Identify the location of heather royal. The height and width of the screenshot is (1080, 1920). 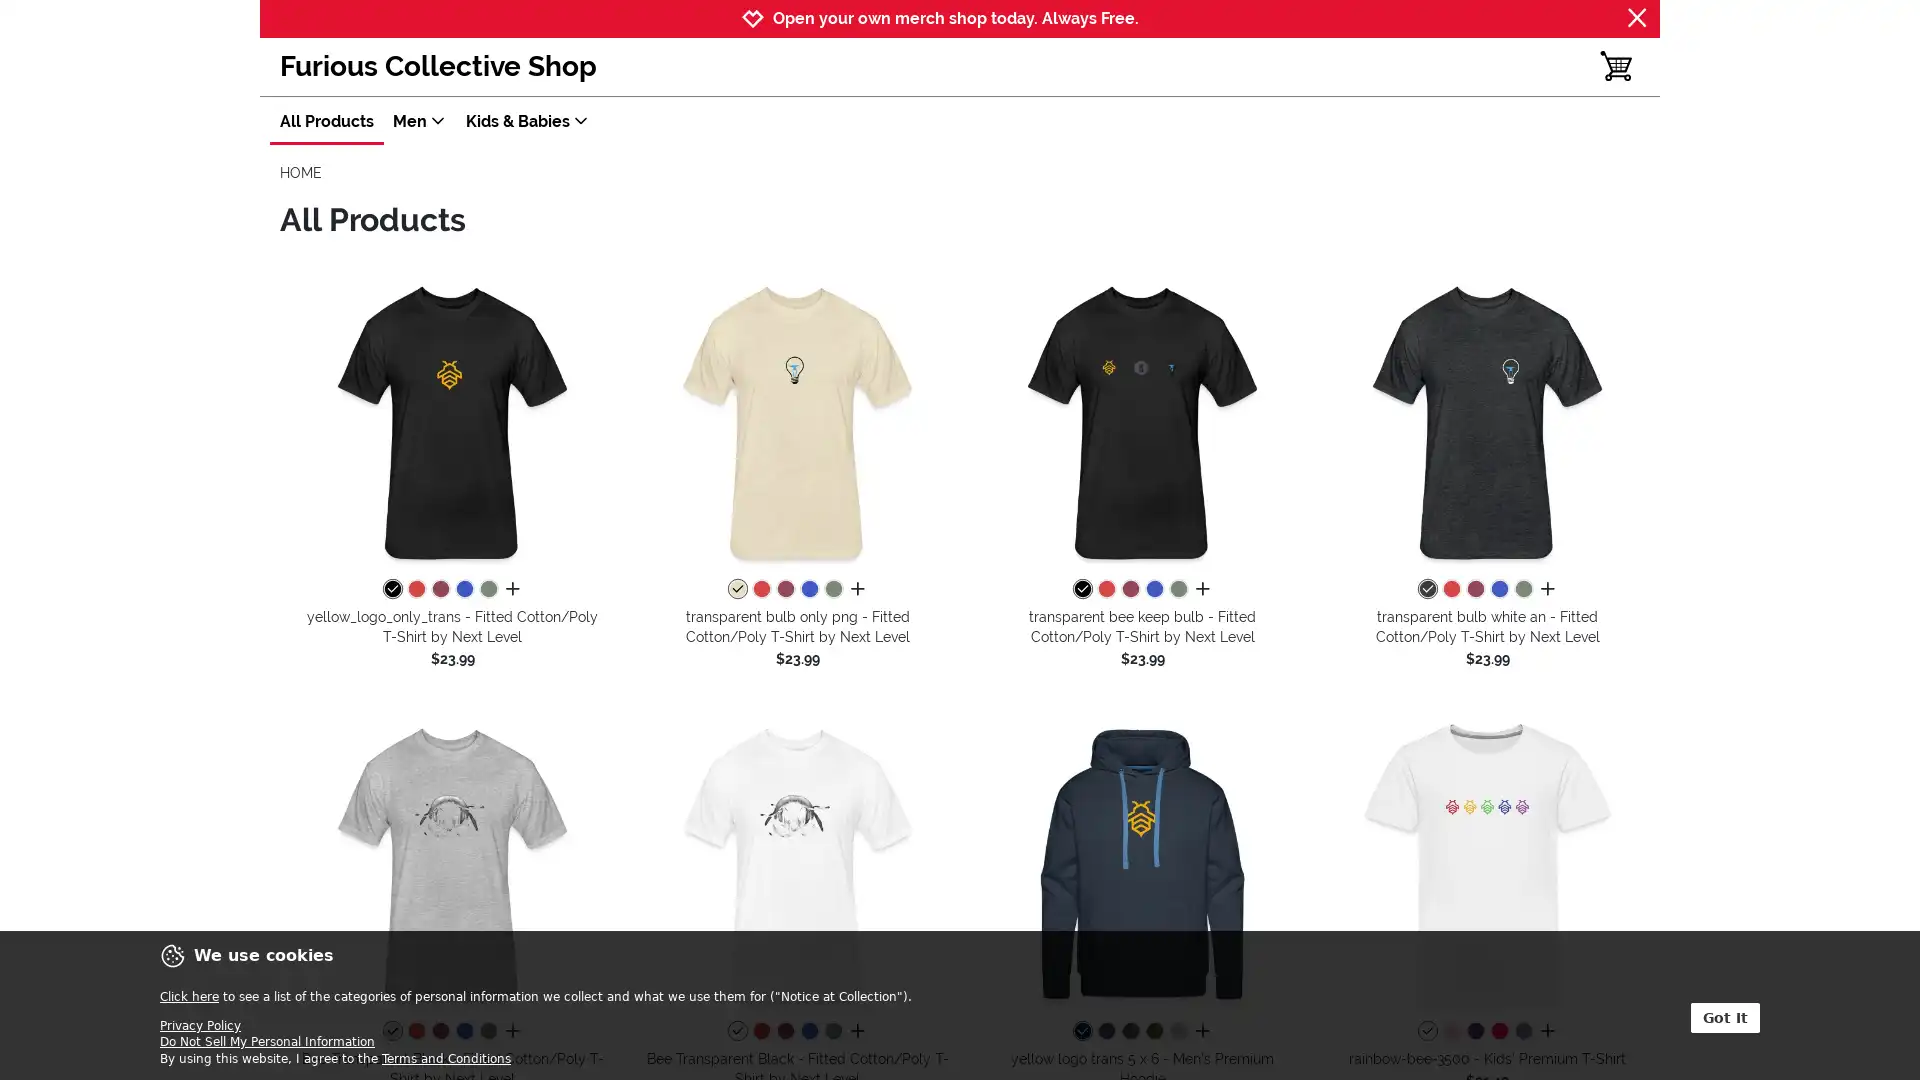
(809, 589).